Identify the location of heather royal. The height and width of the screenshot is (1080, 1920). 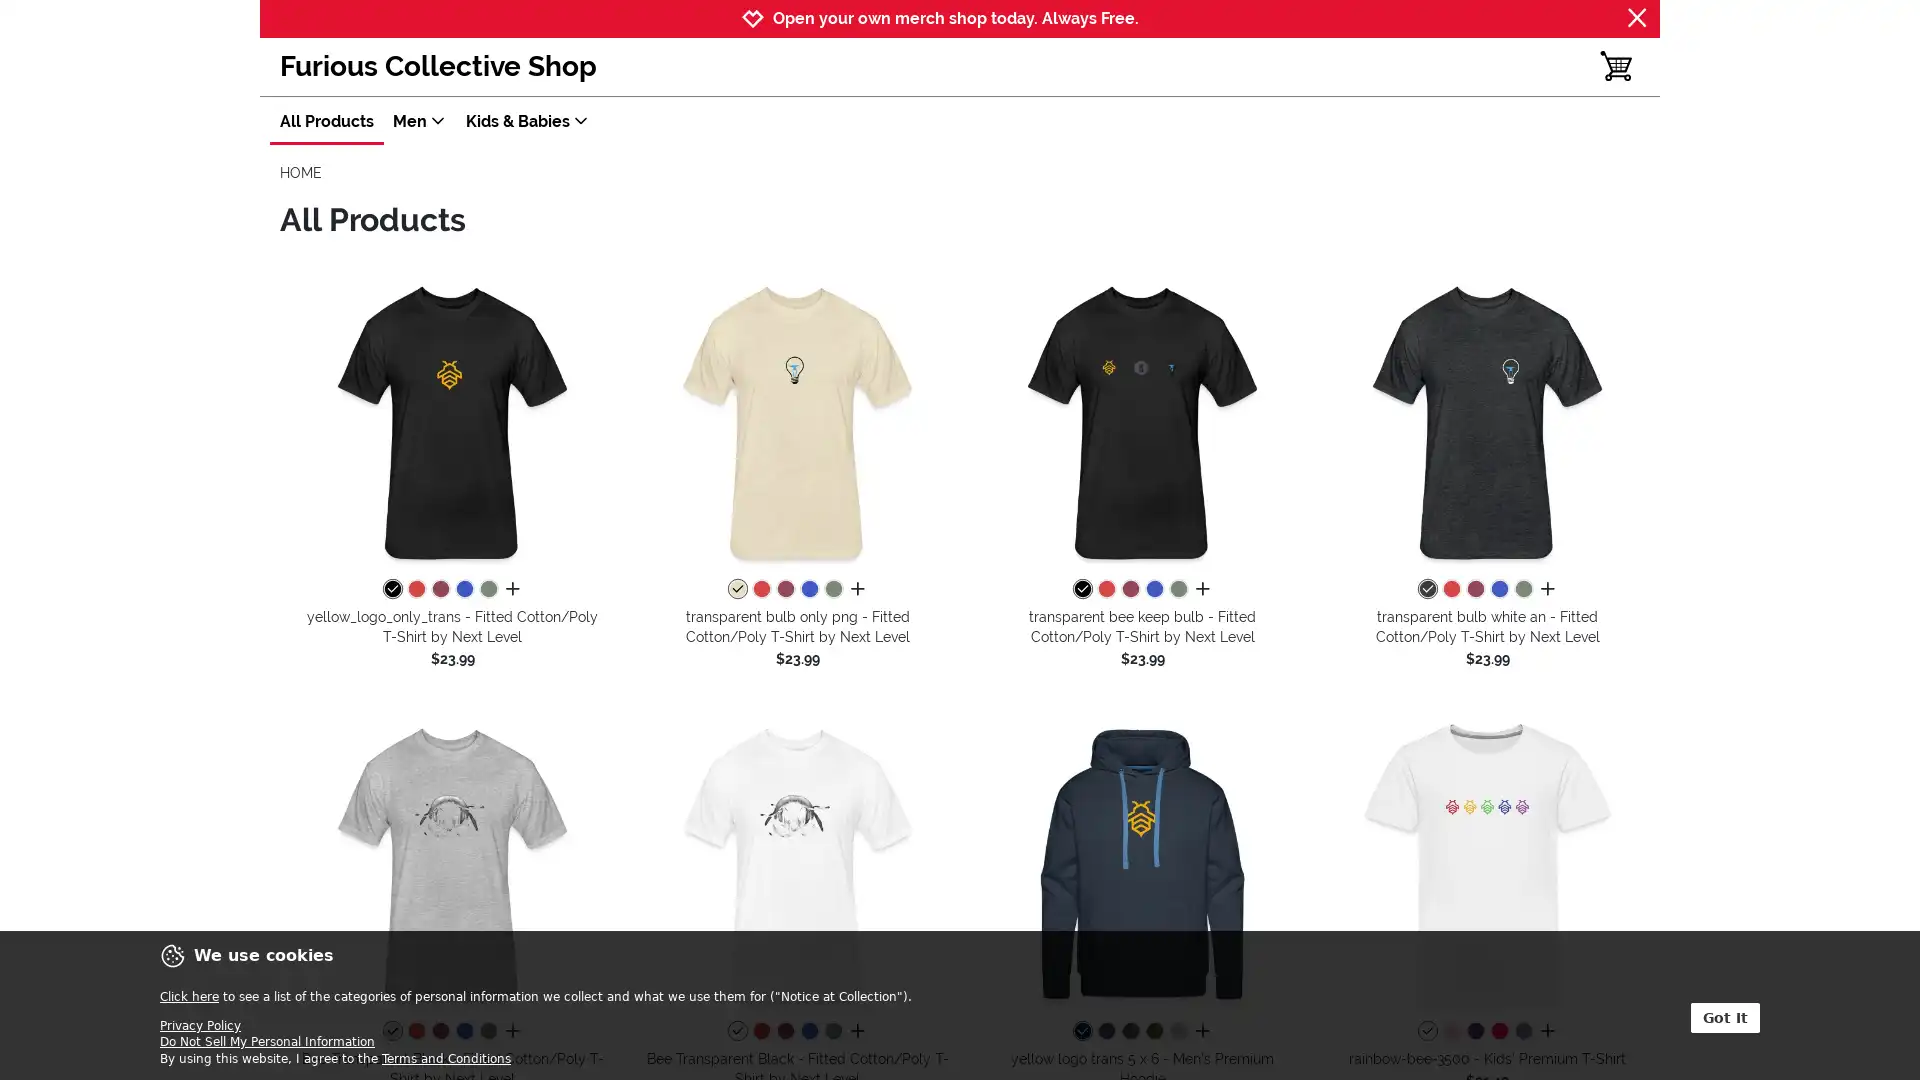
(809, 589).